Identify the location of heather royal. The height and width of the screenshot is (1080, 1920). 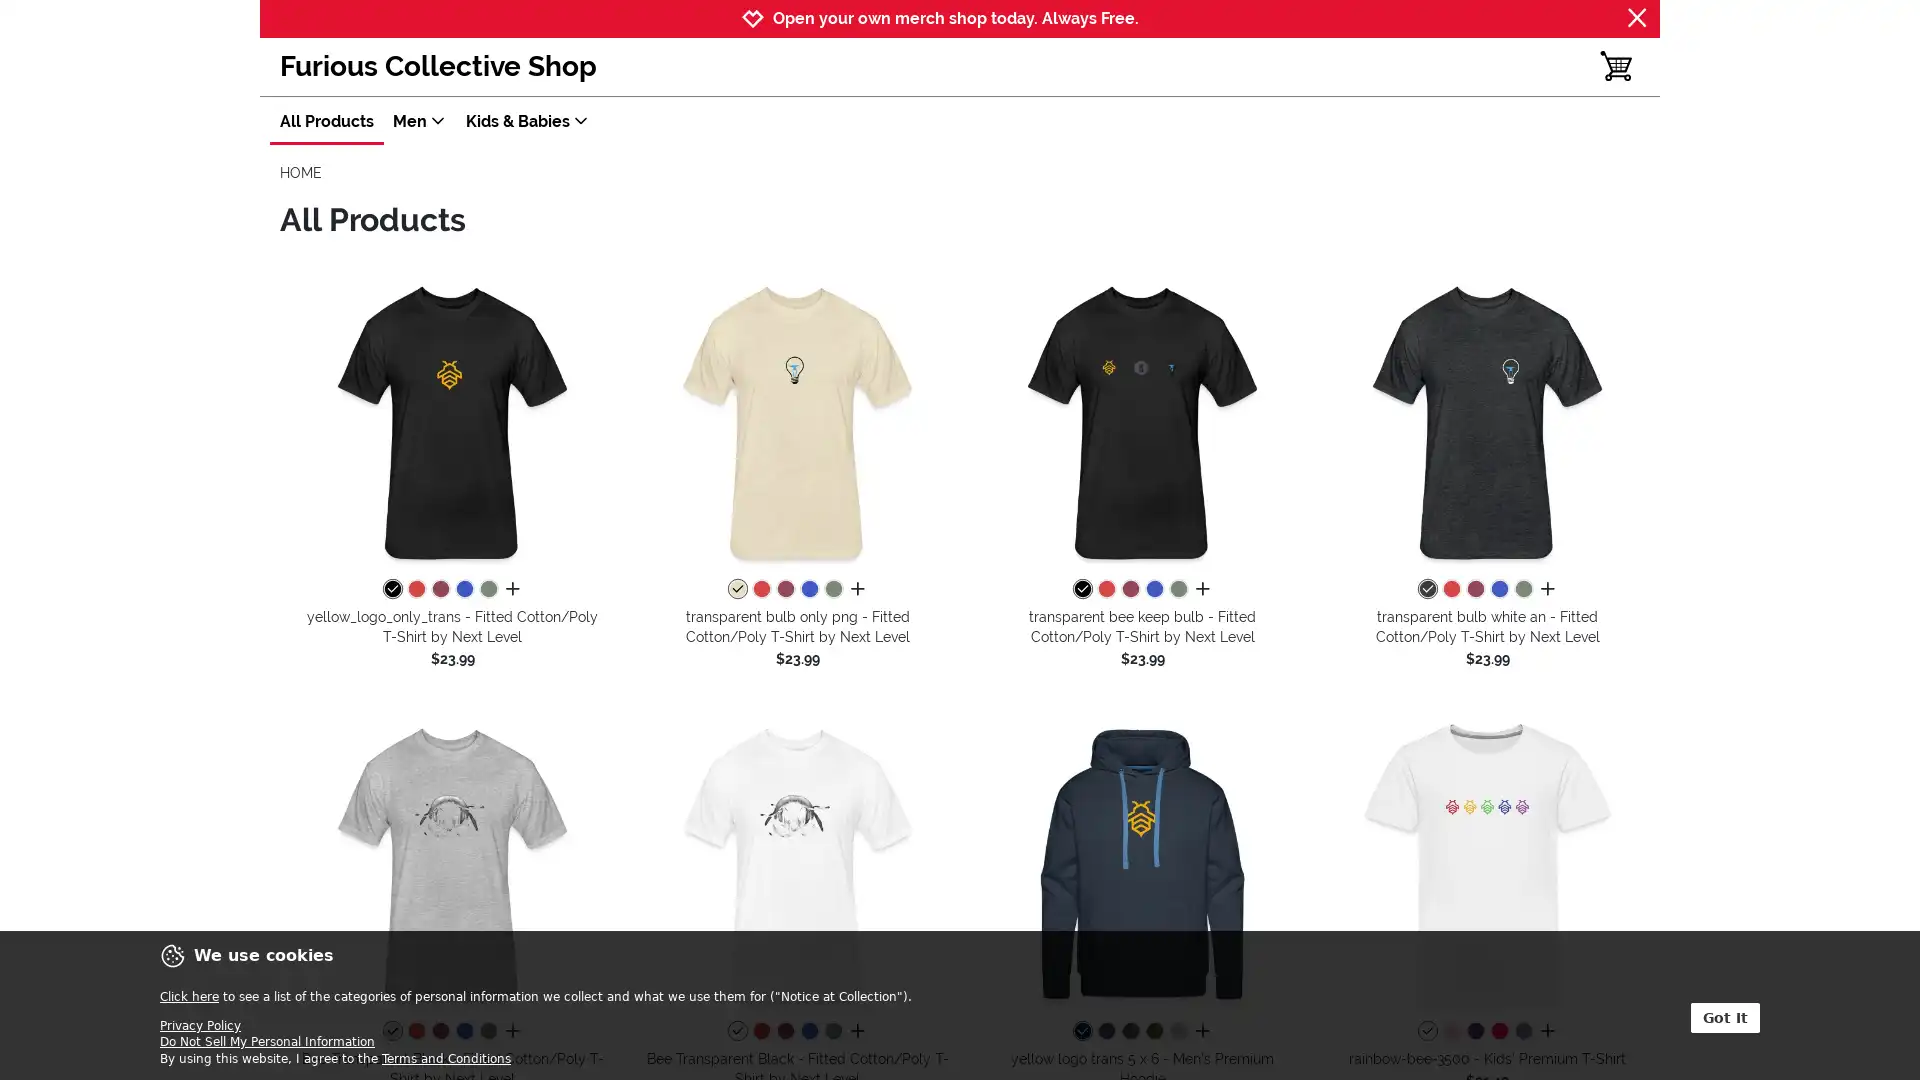
(809, 589).